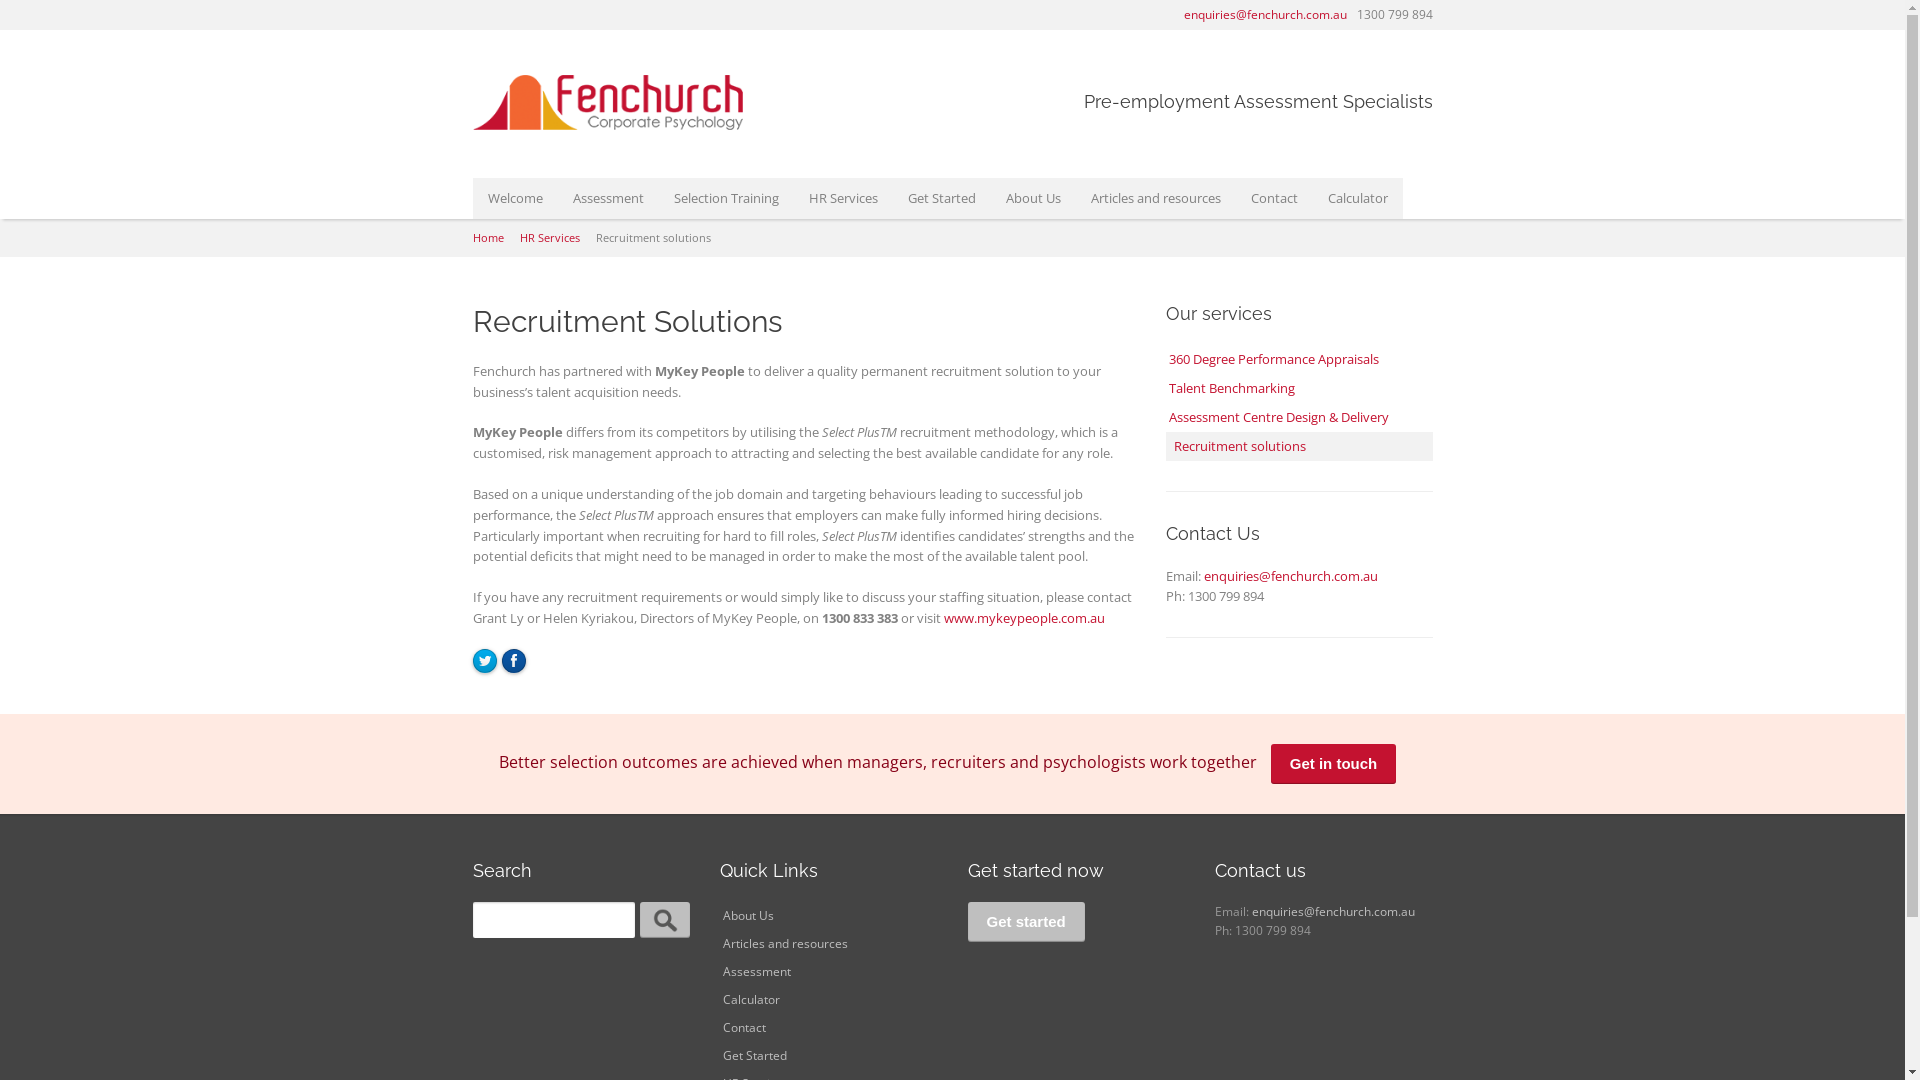 The width and height of the screenshot is (1920, 1080). I want to click on 'About Us', so click(720, 915).